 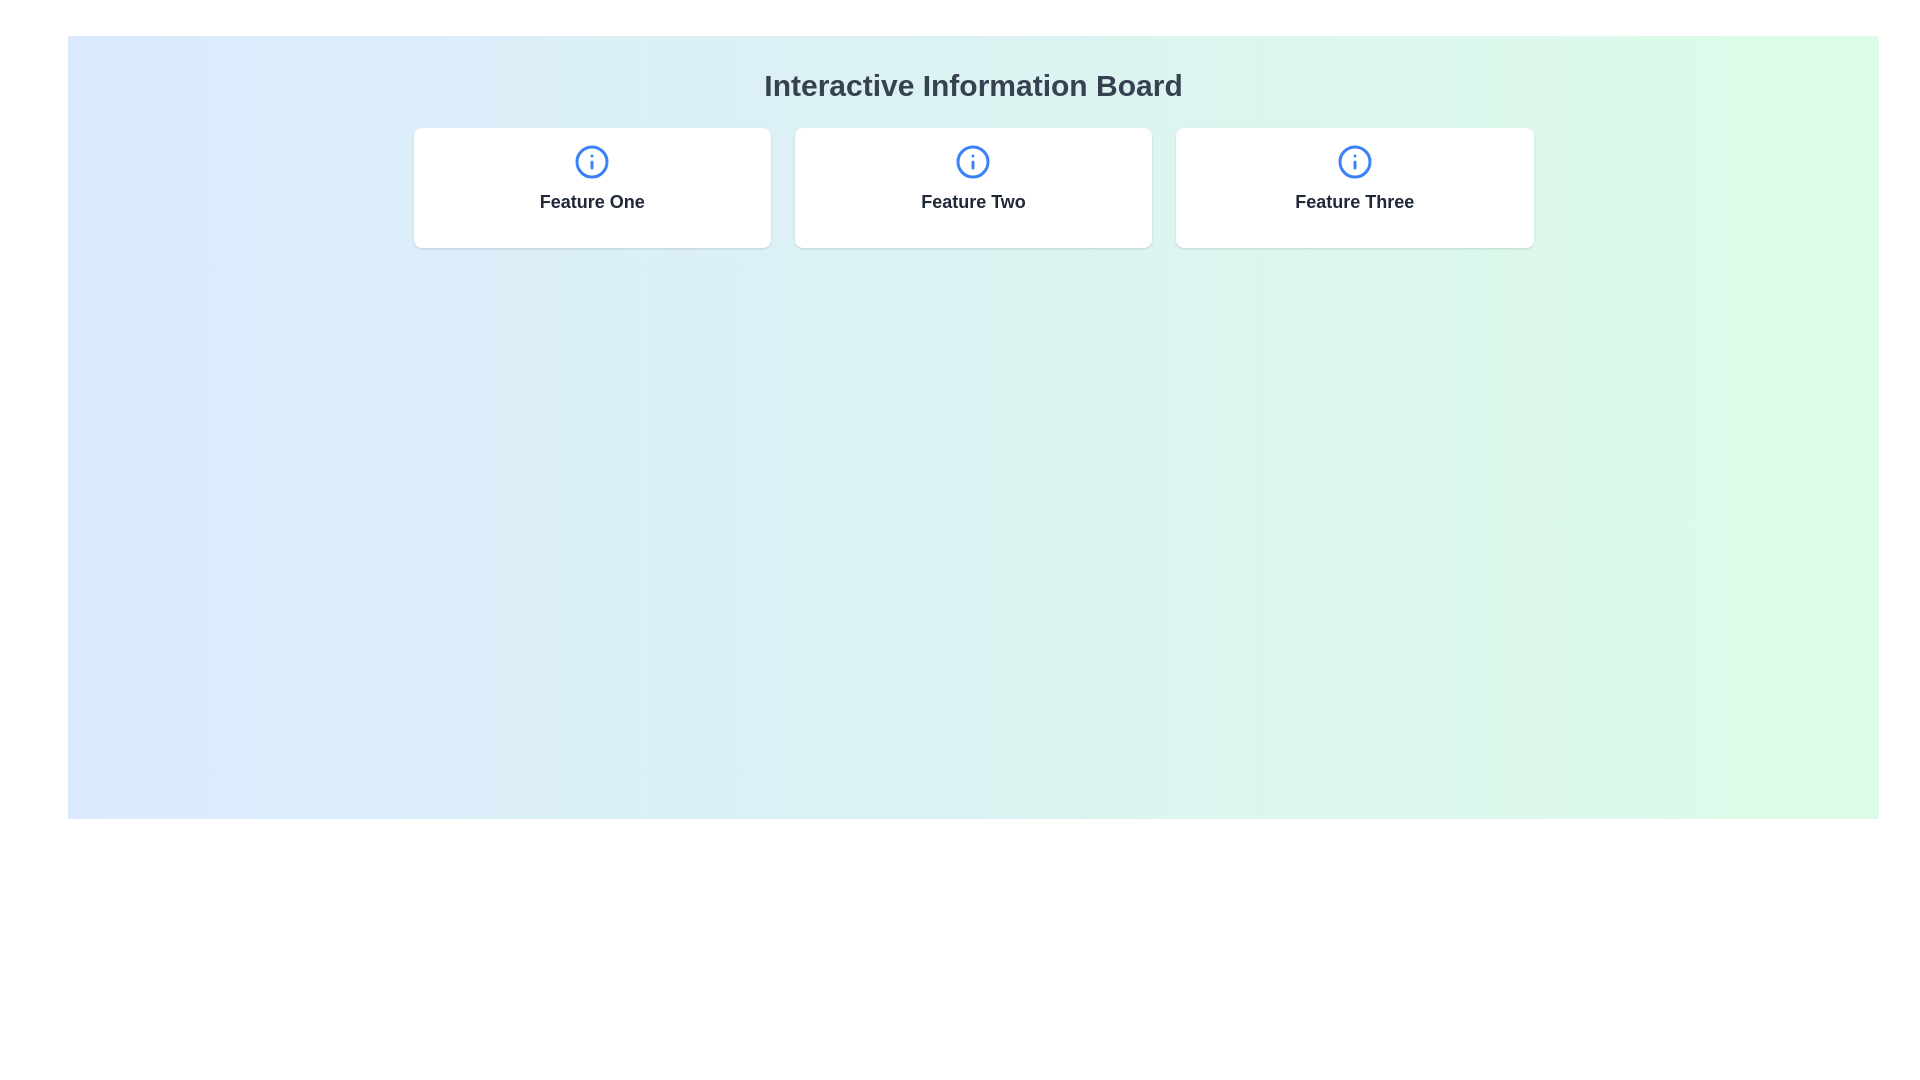 I want to click on the outer circle of the information icon within the rightmost feature card titled 'Feature Three', so click(x=1354, y=161).